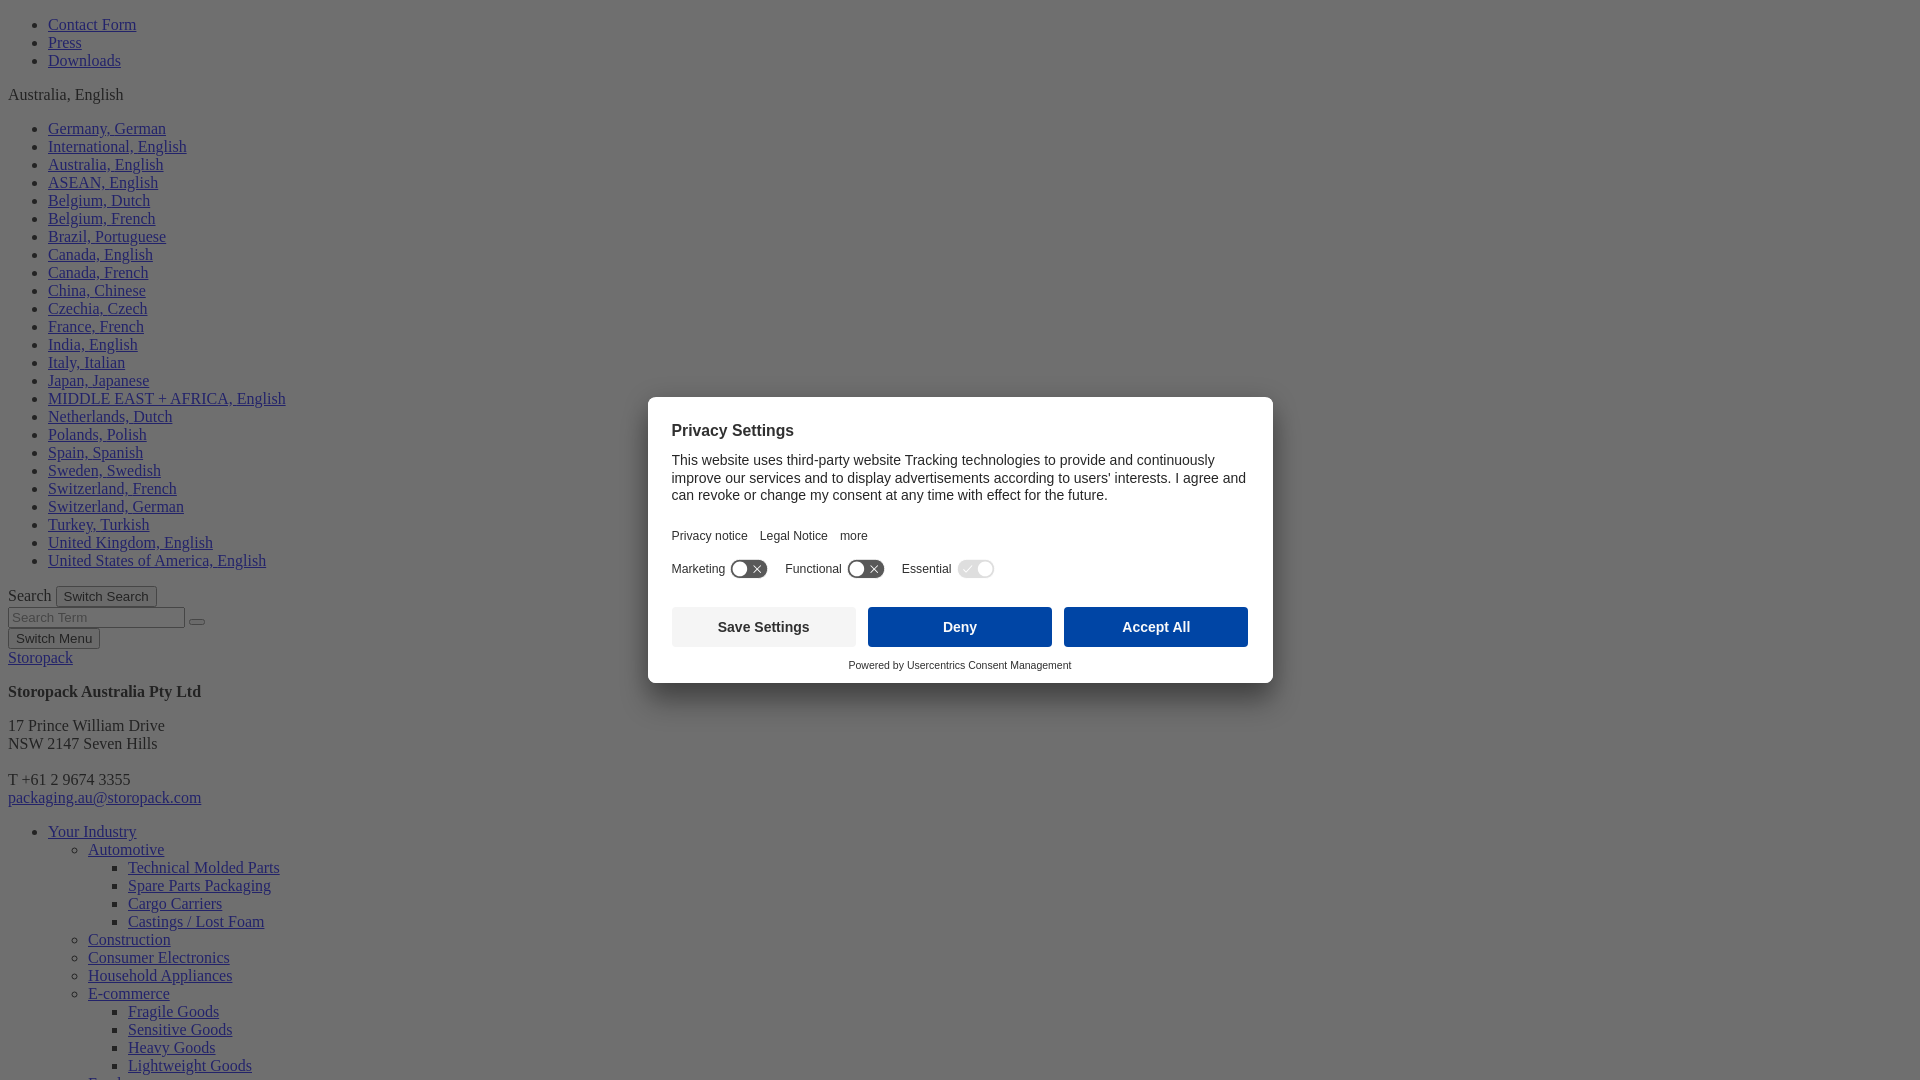 Image resolution: width=1920 pixels, height=1080 pixels. Describe the element at coordinates (105, 128) in the screenshot. I see `'Germany, German'` at that location.